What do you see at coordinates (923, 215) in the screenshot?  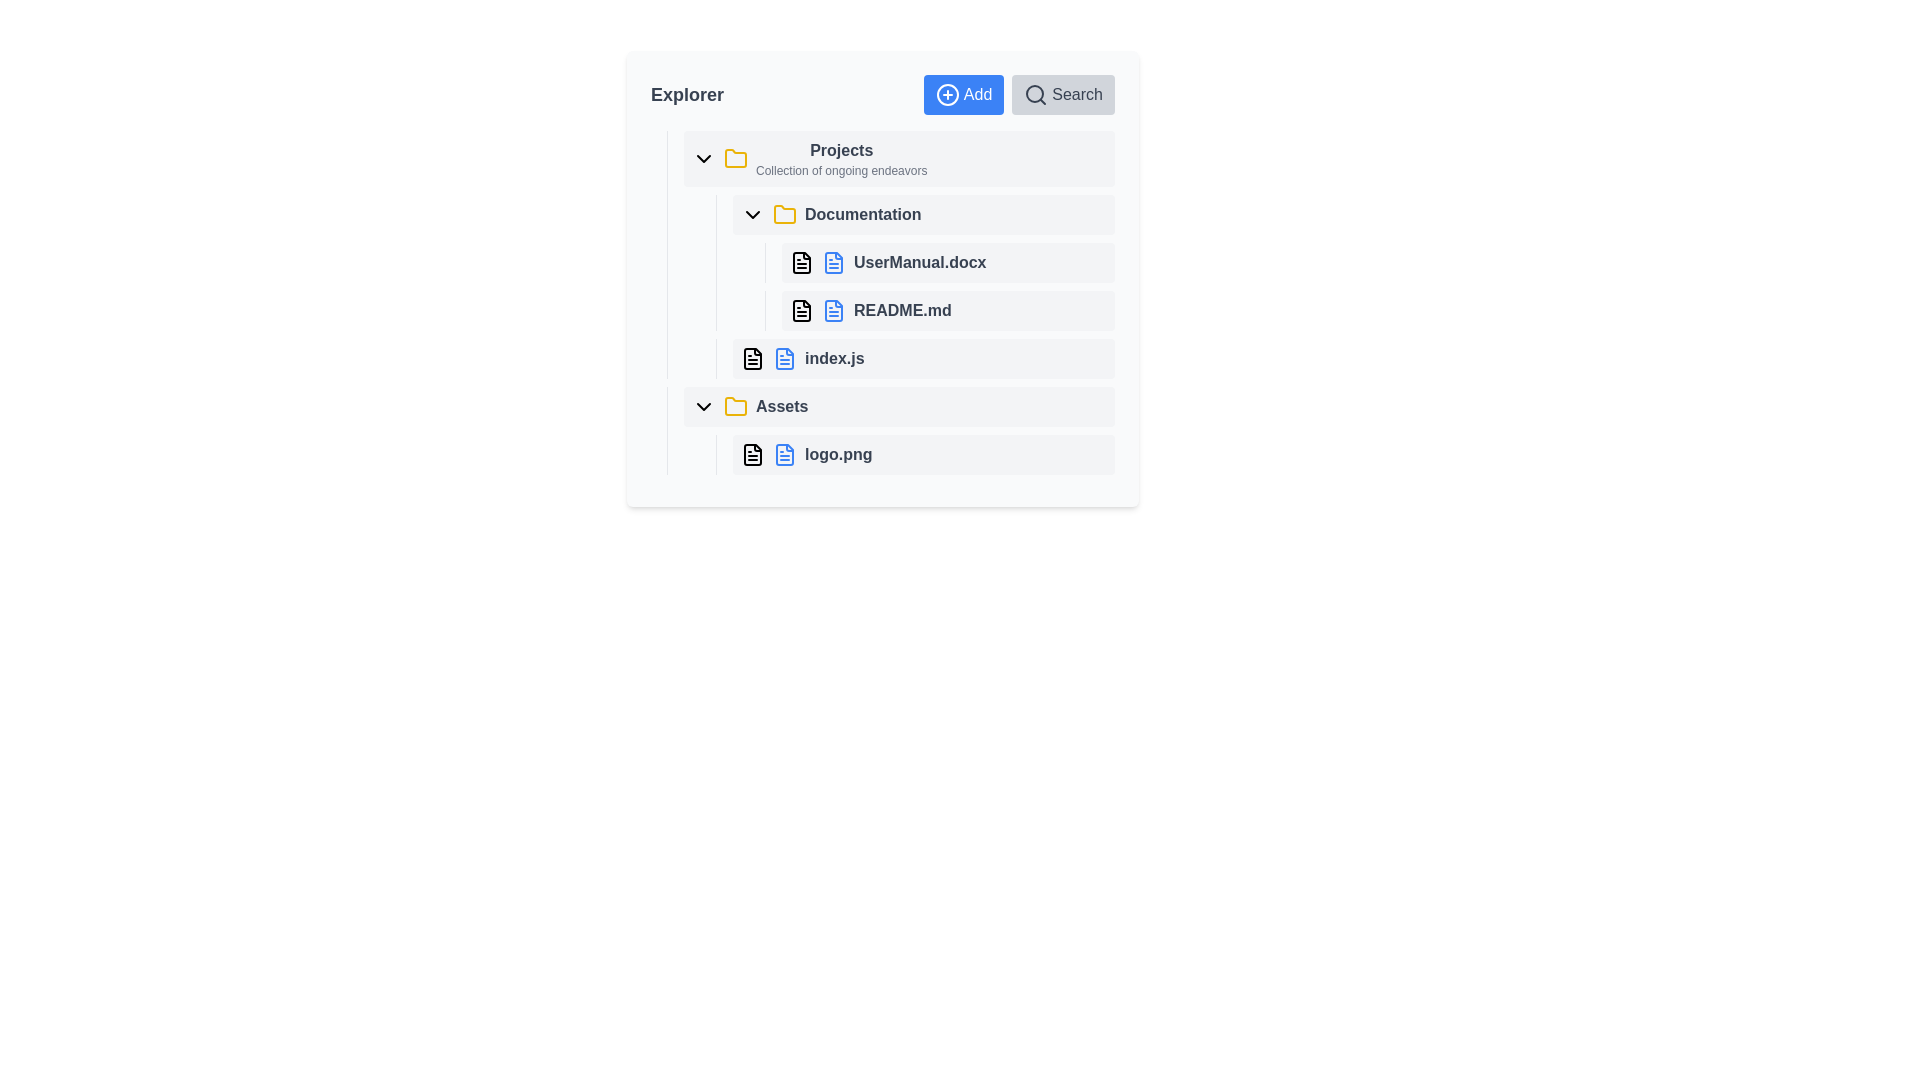 I see `the first row of the folder list item labeled 'Documentation' under the 'Projects' section in the Explorer` at bounding box center [923, 215].